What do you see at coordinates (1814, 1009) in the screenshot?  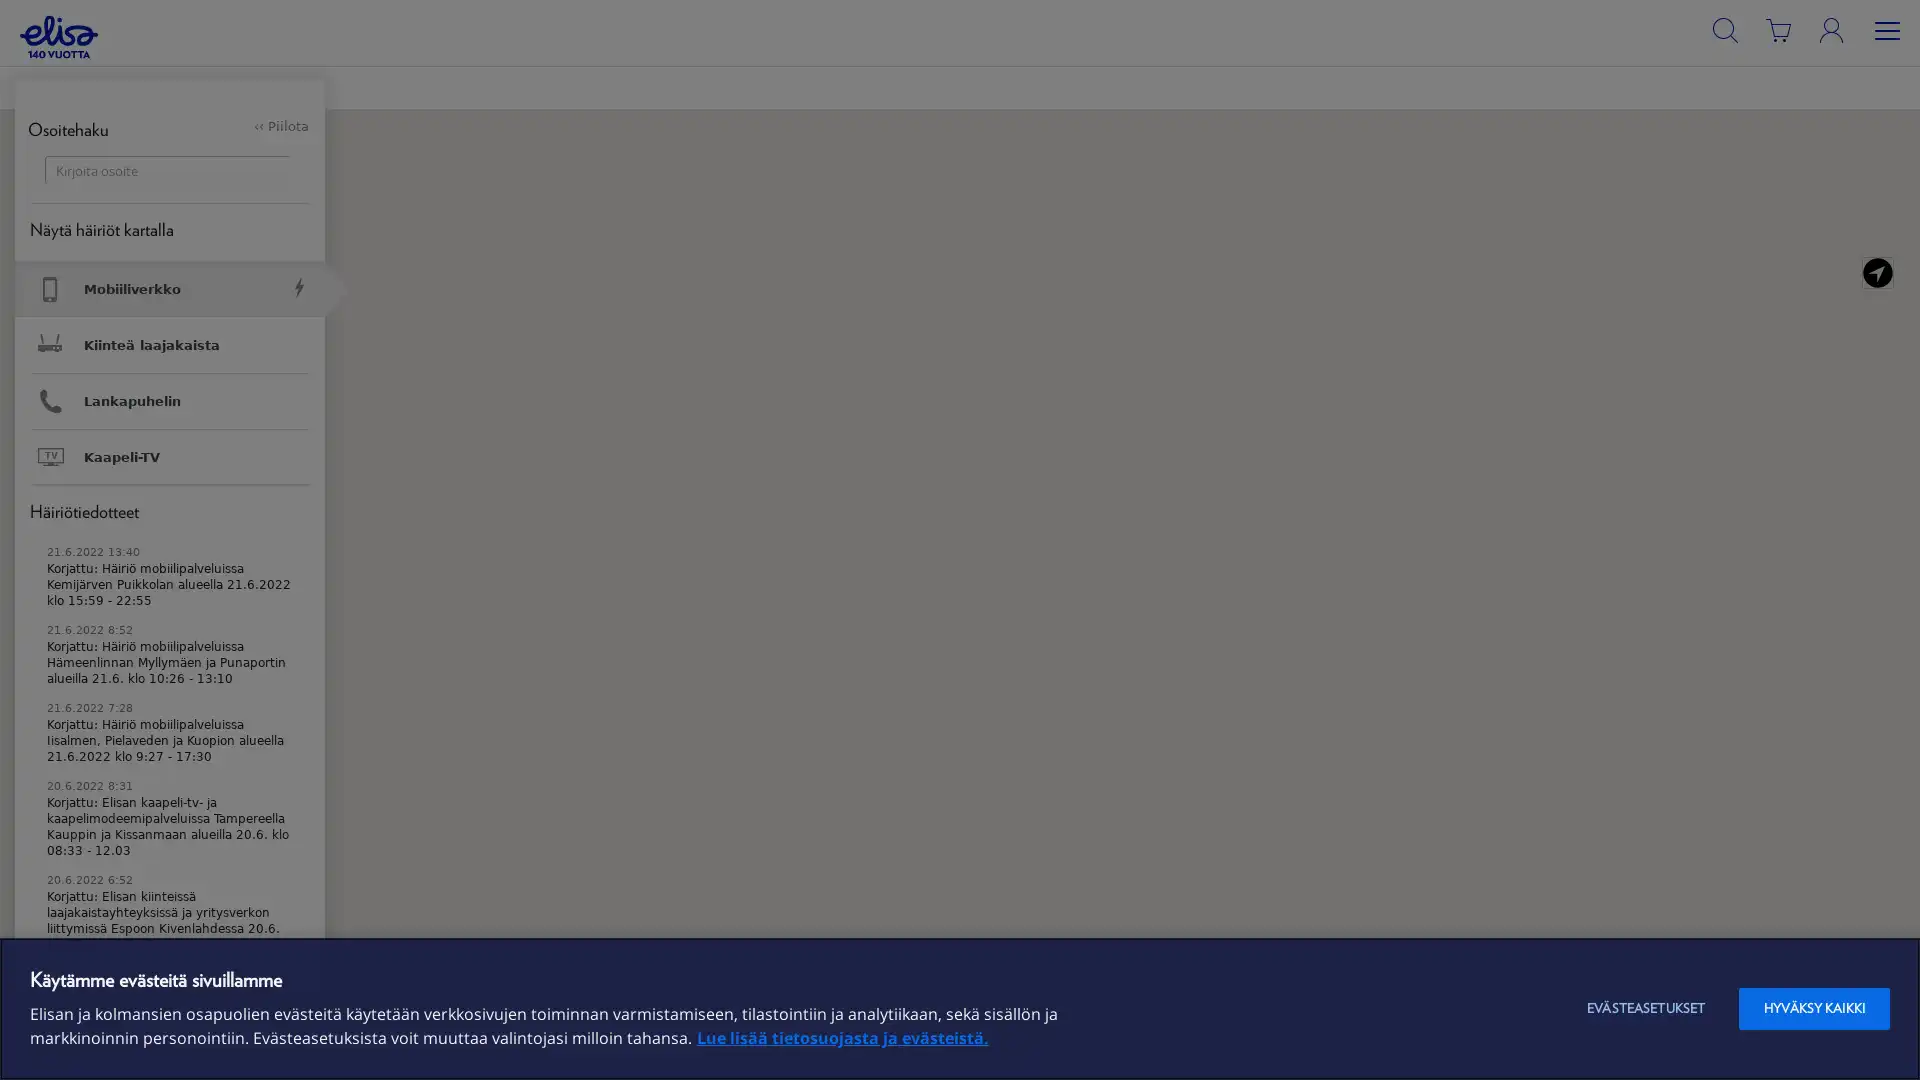 I see `HYVAKSY KAIKKI` at bounding box center [1814, 1009].